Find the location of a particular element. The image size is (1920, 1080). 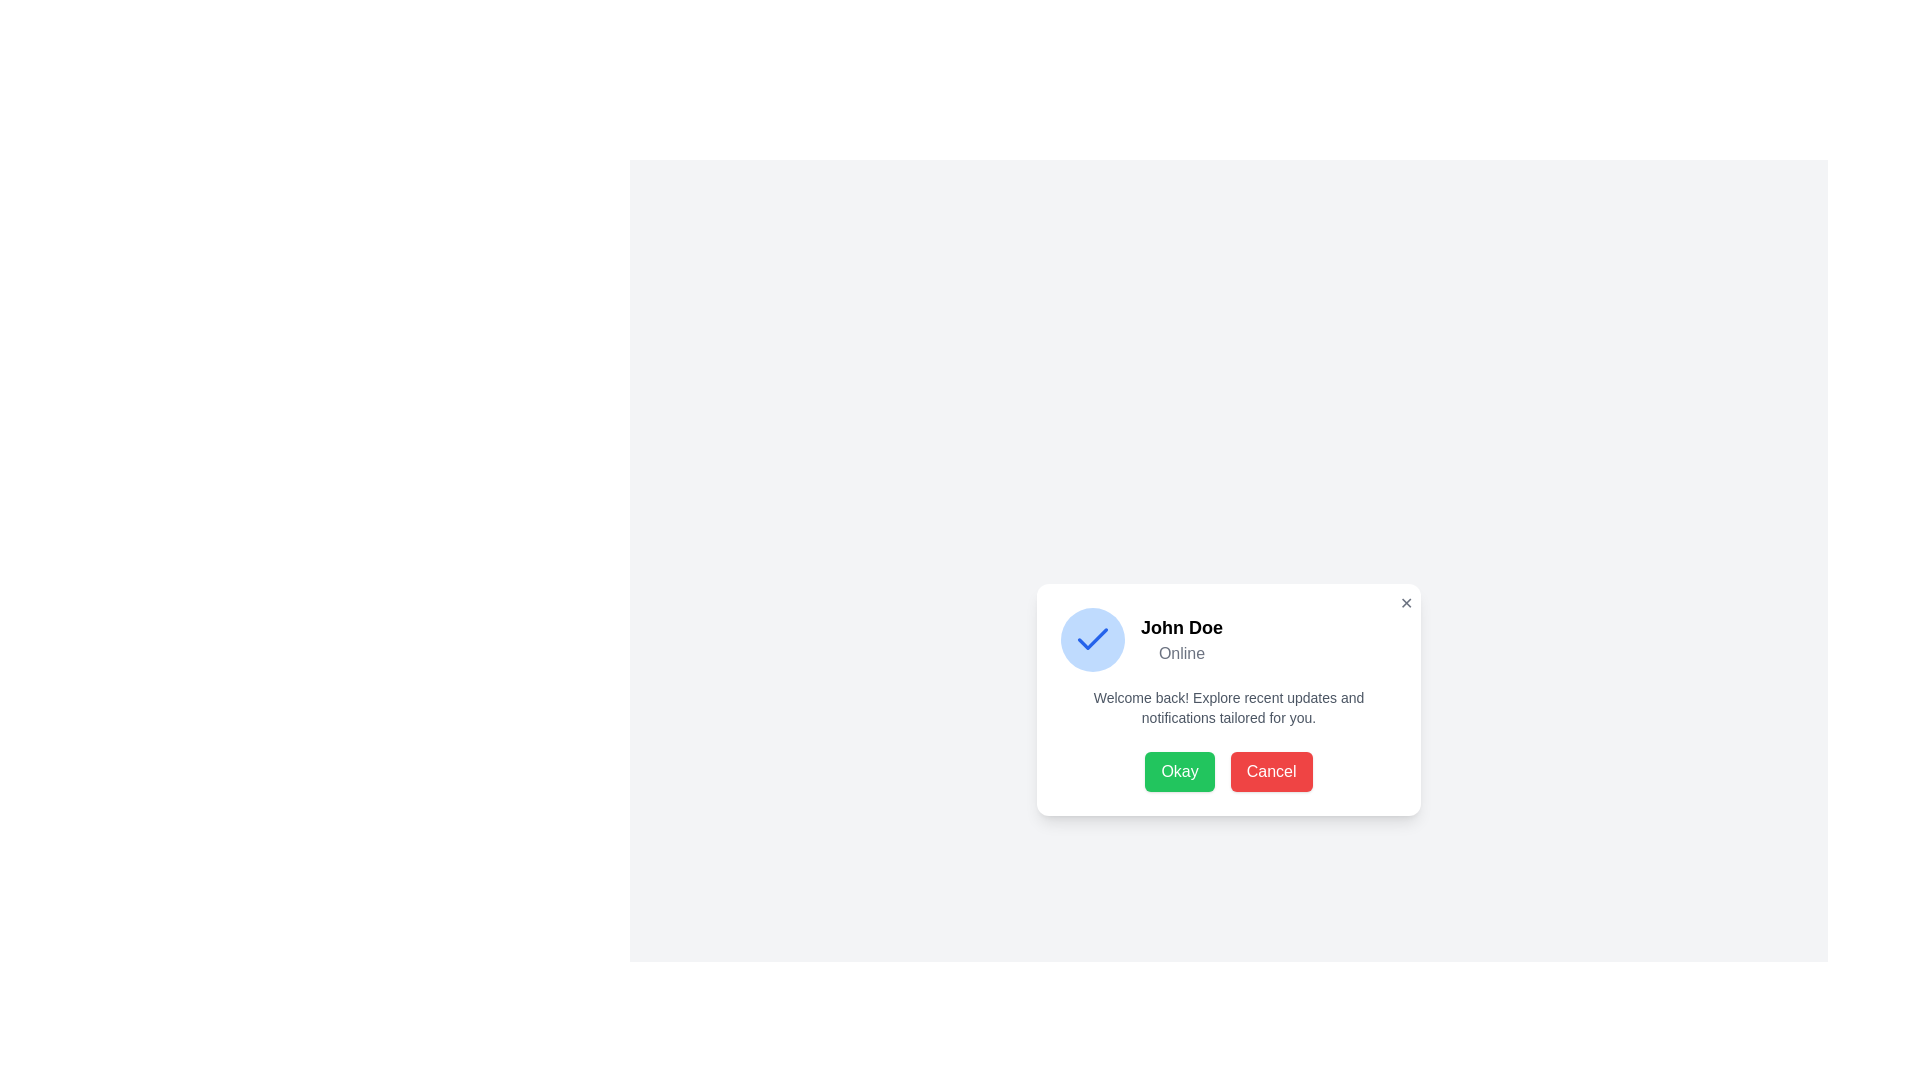

the text label displaying 'John Doe', which is prominently styled and located above the 'Online' text in the dialog box is located at coordinates (1181, 627).